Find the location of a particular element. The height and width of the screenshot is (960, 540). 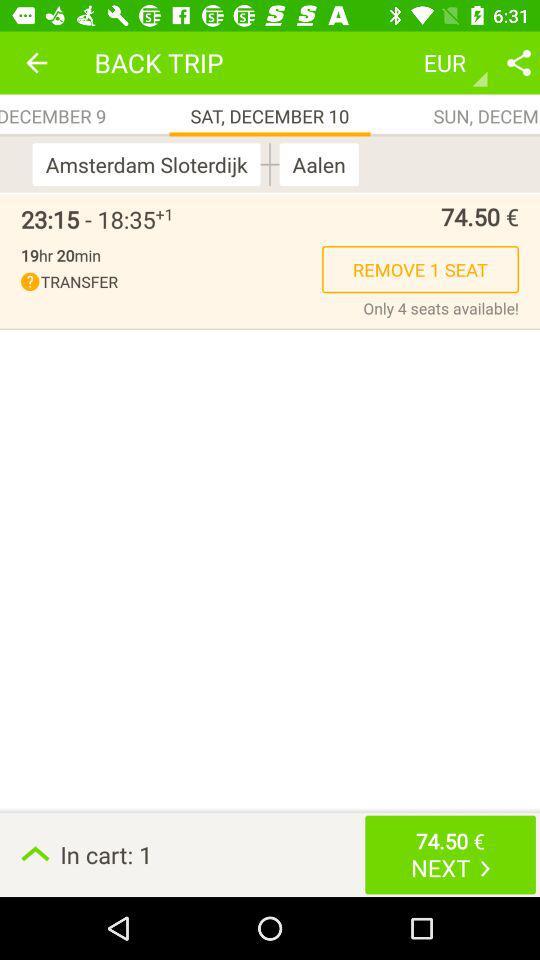

share the details is located at coordinates (518, 62).